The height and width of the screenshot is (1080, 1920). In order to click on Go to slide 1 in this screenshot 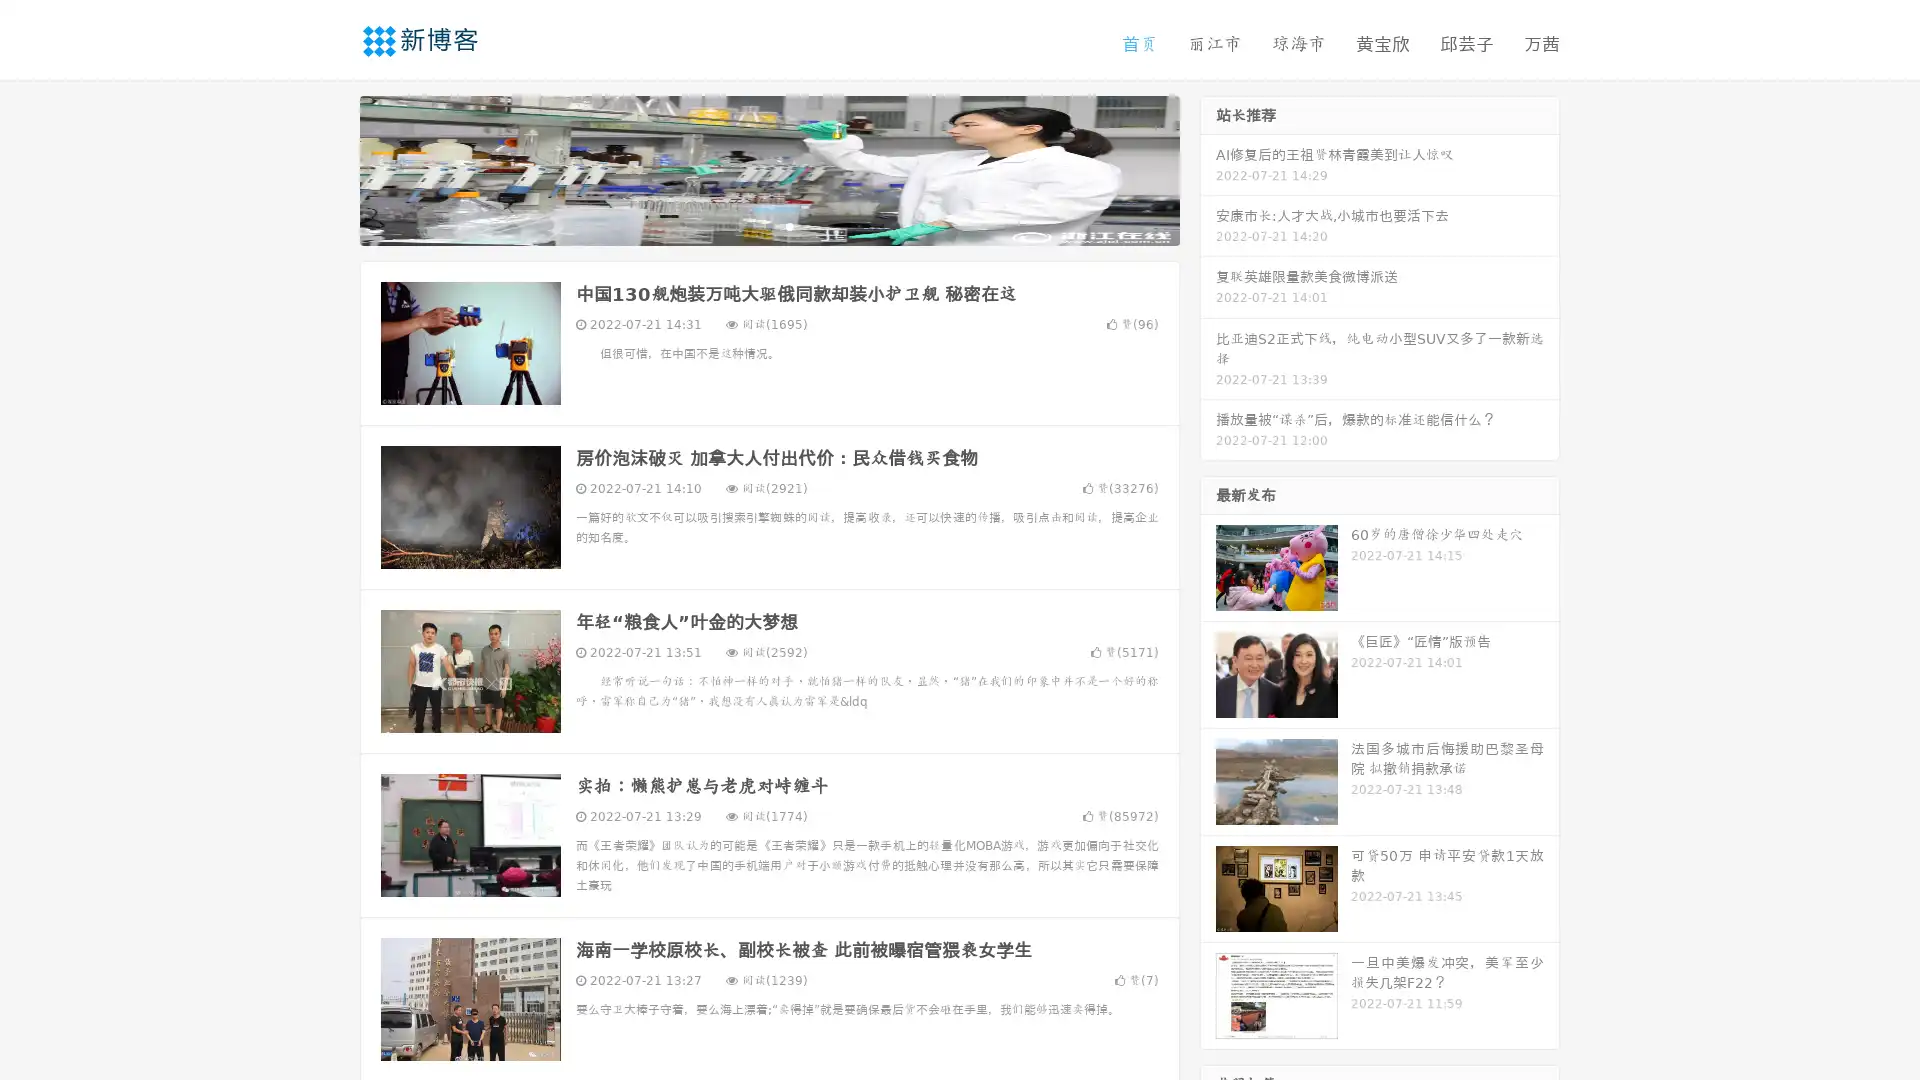, I will do `click(748, 225)`.